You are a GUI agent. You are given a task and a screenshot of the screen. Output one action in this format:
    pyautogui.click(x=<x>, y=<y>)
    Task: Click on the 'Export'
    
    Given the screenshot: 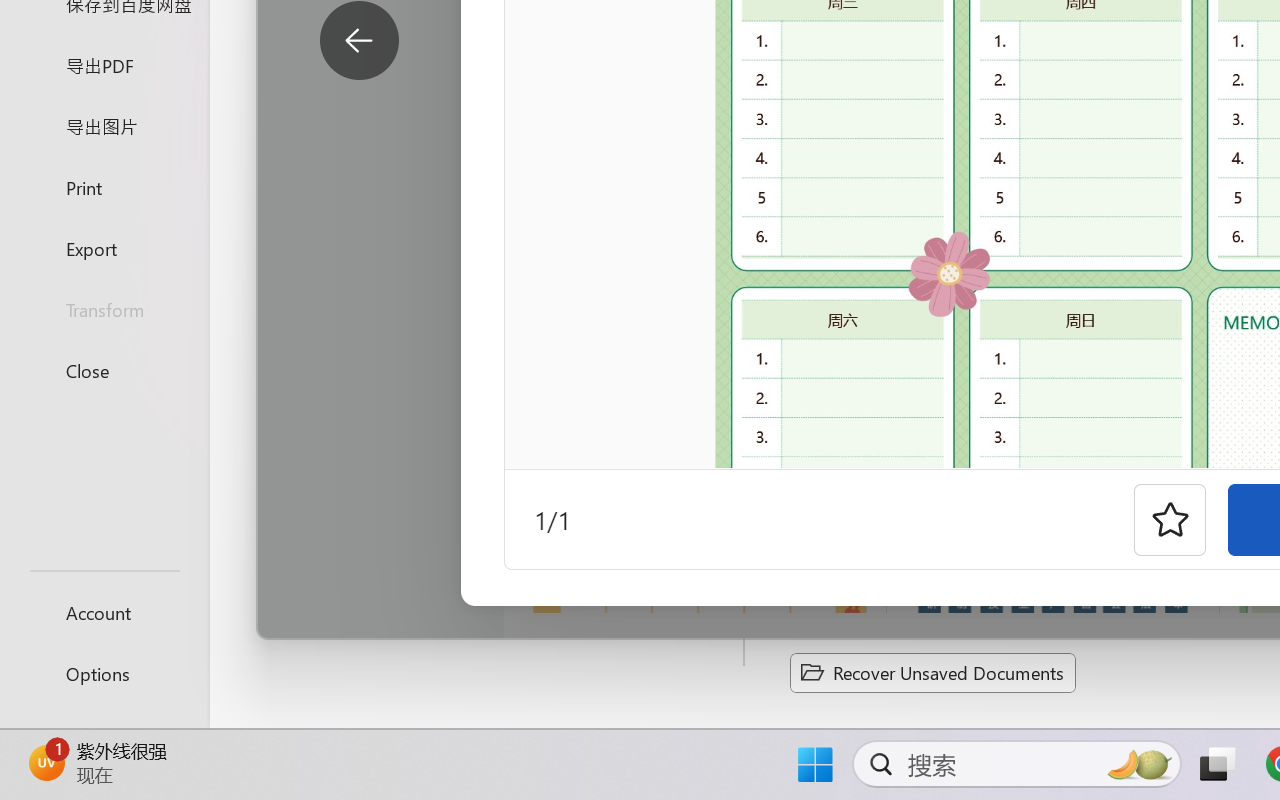 What is the action you would take?
    pyautogui.click(x=103, y=247)
    